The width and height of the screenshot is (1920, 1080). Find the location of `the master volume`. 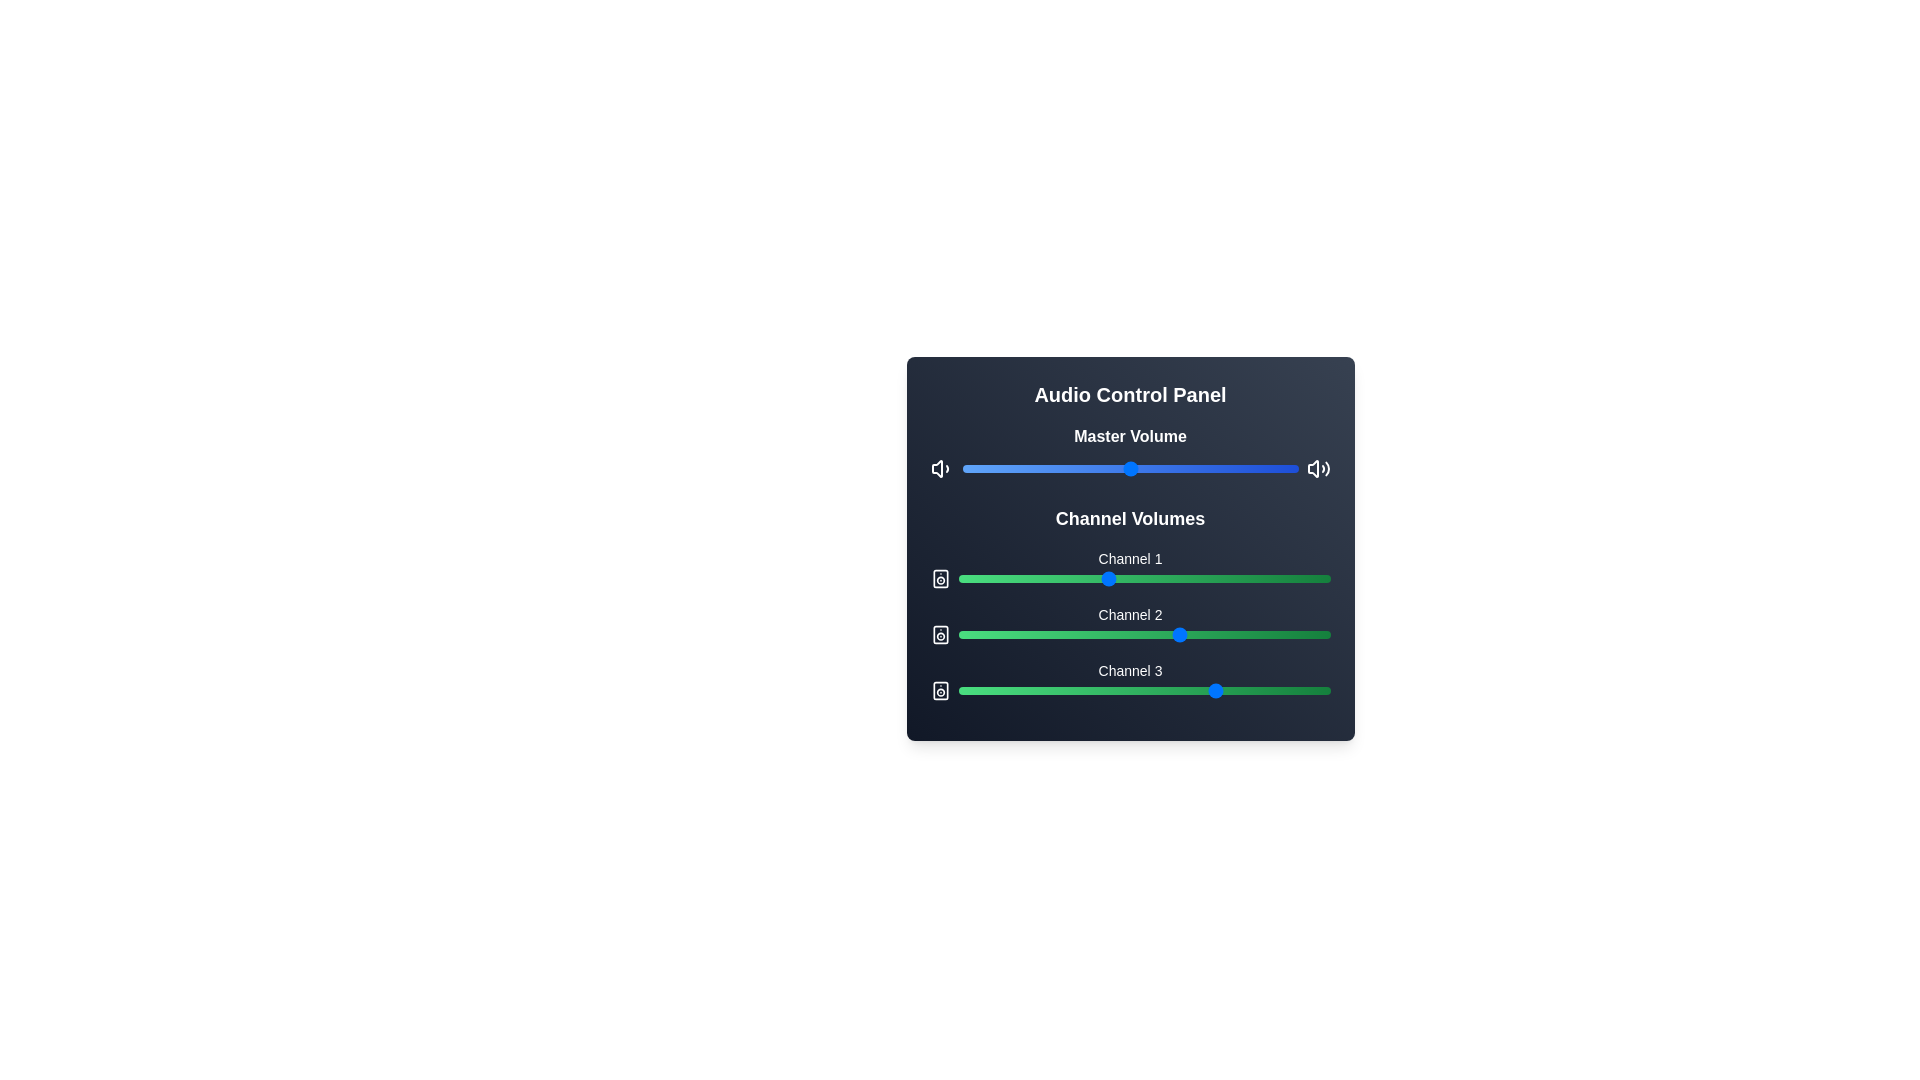

the master volume is located at coordinates (1270, 469).